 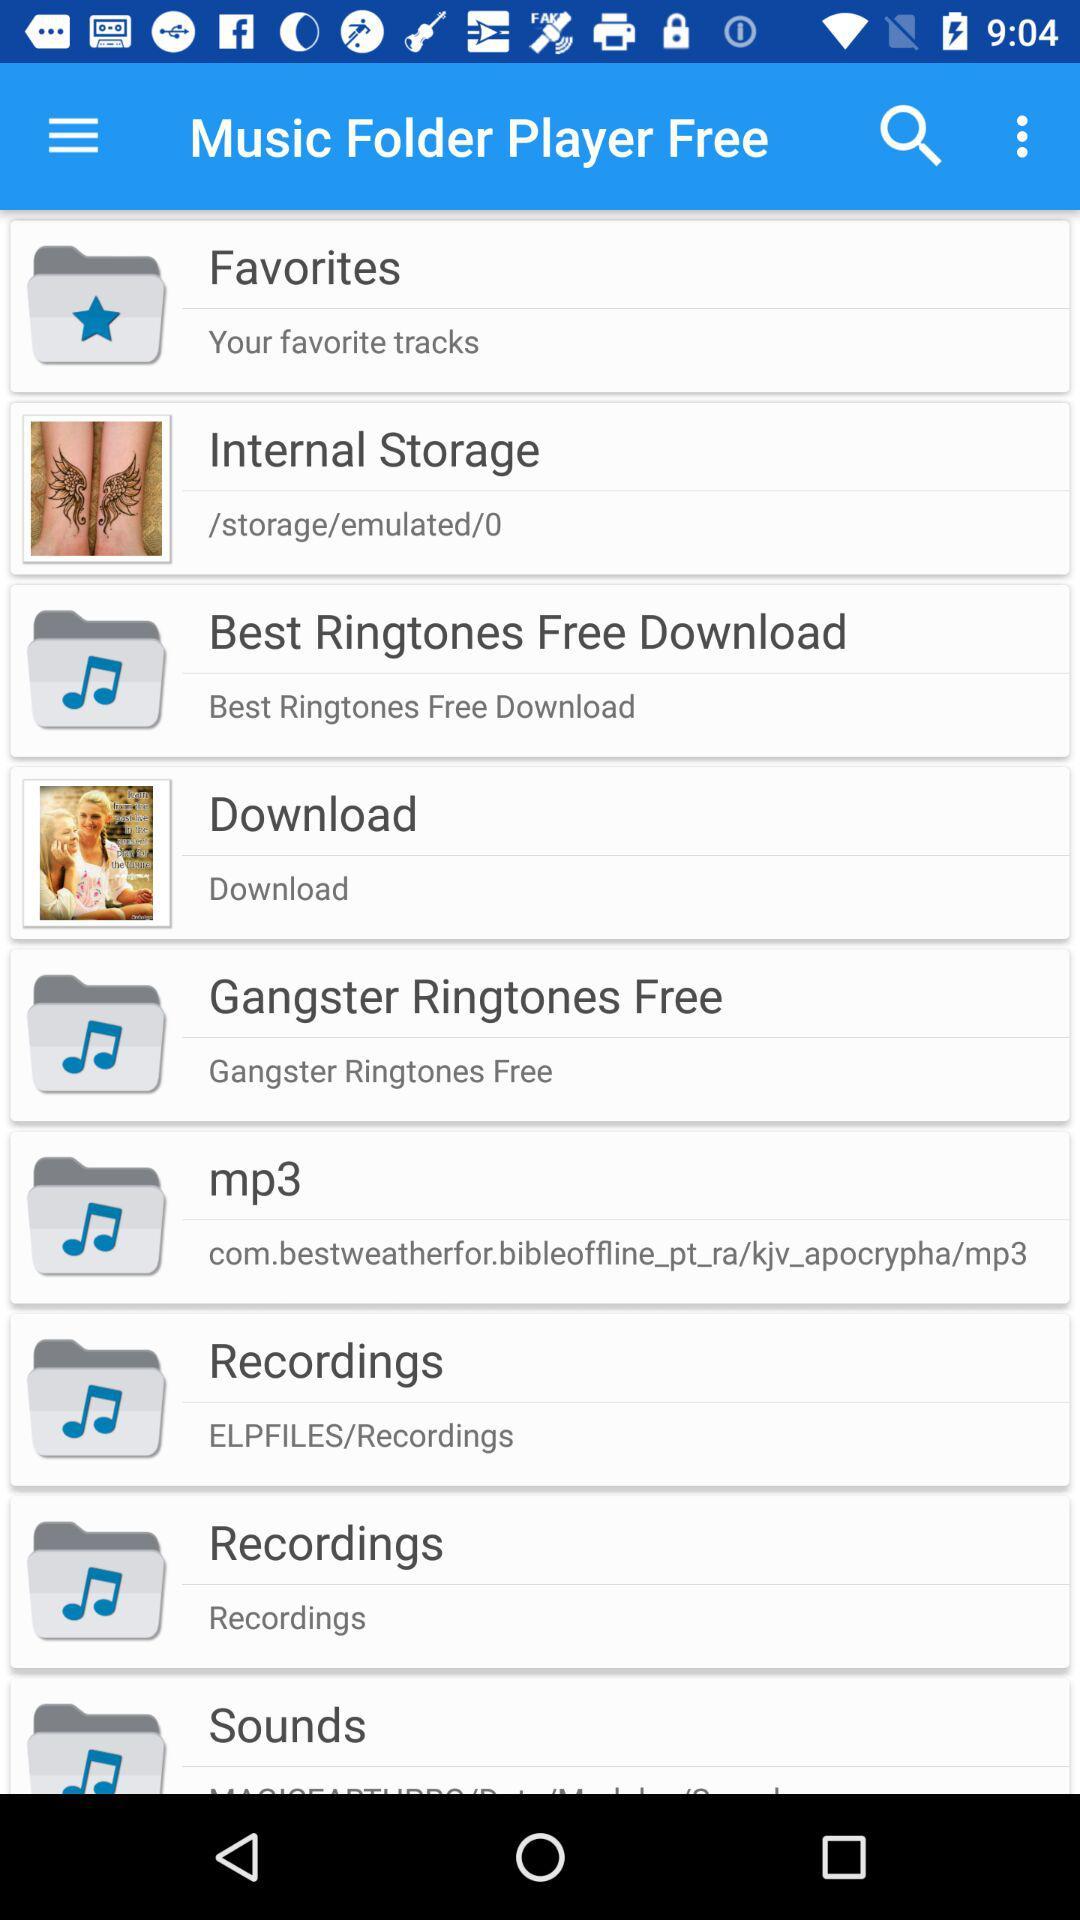 I want to click on the icon left to the recordings, so click(x=96, y=1399).